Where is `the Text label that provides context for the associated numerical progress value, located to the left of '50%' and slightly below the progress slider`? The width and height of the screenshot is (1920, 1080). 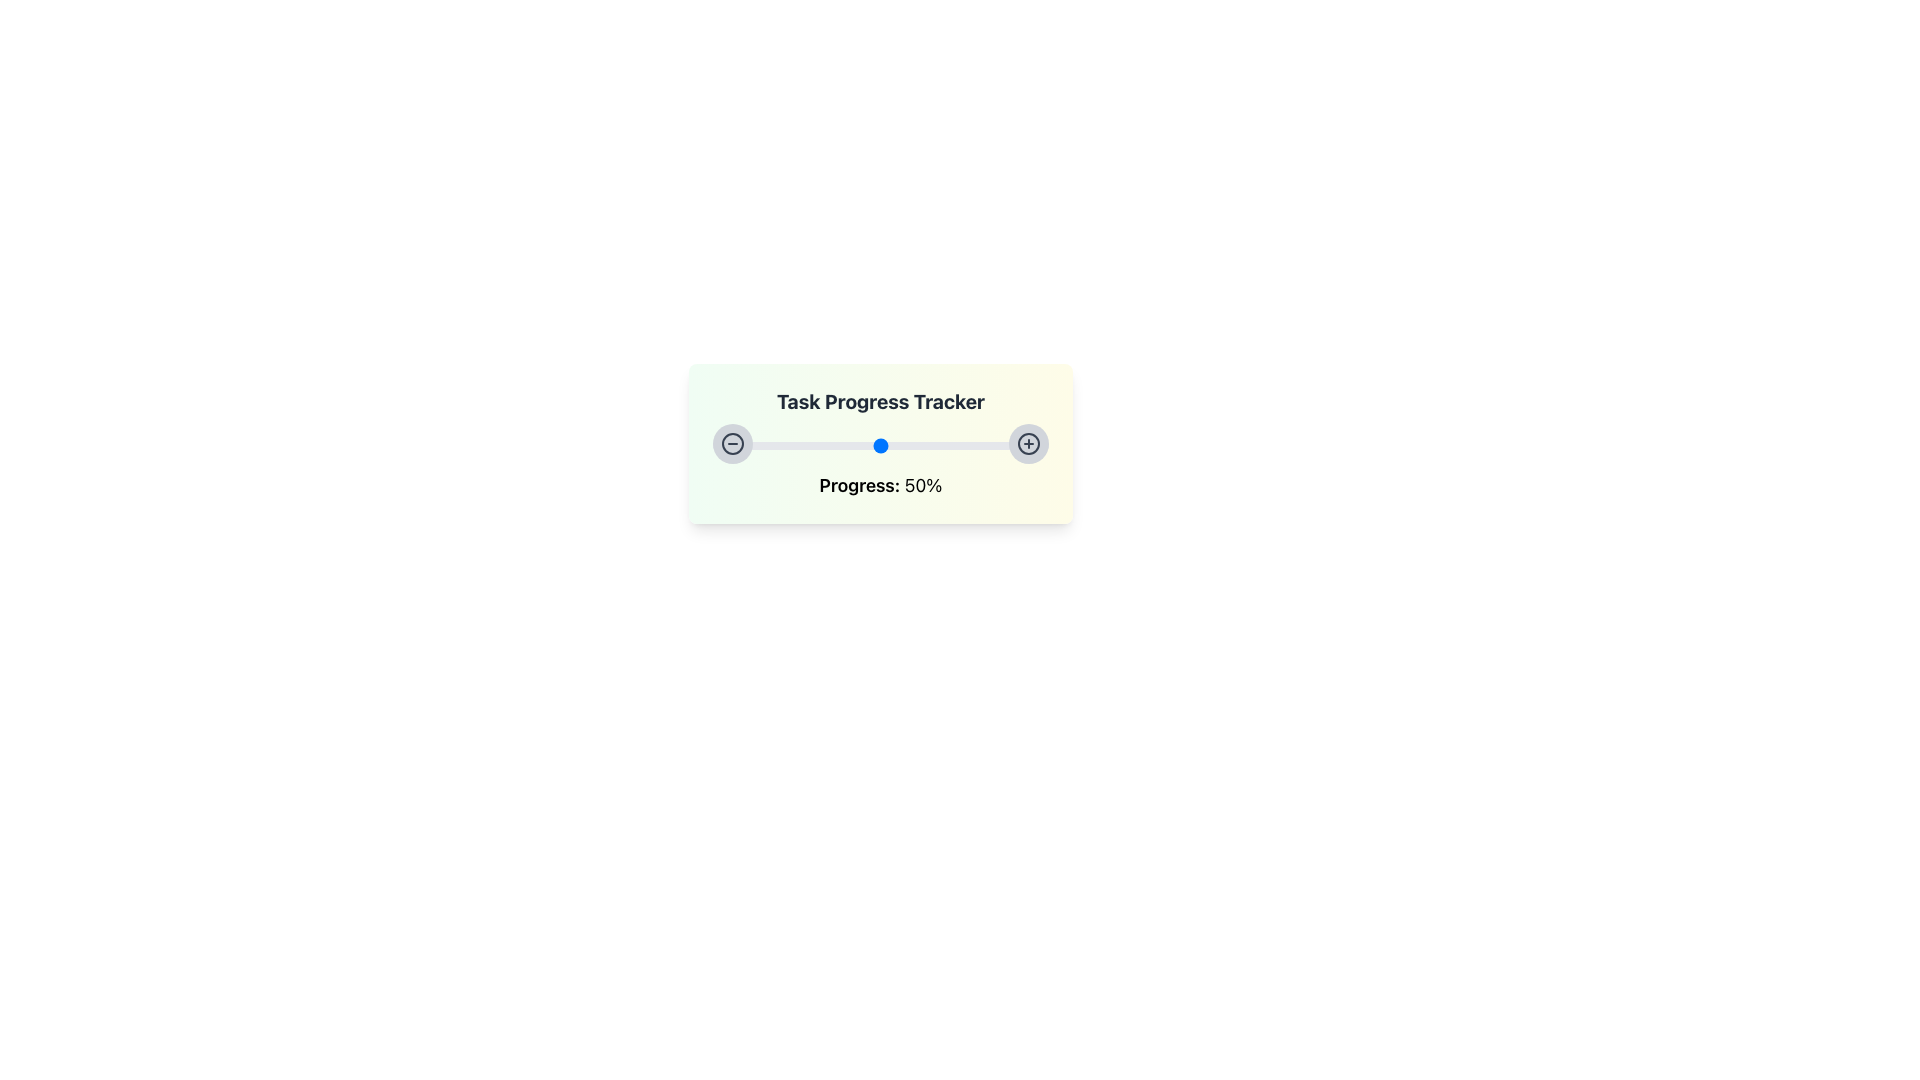 the Text label that provides context for the associated numerical progress value, located to the left of '50%' and slightly below the progress slider is located at coordinates (859, 485).